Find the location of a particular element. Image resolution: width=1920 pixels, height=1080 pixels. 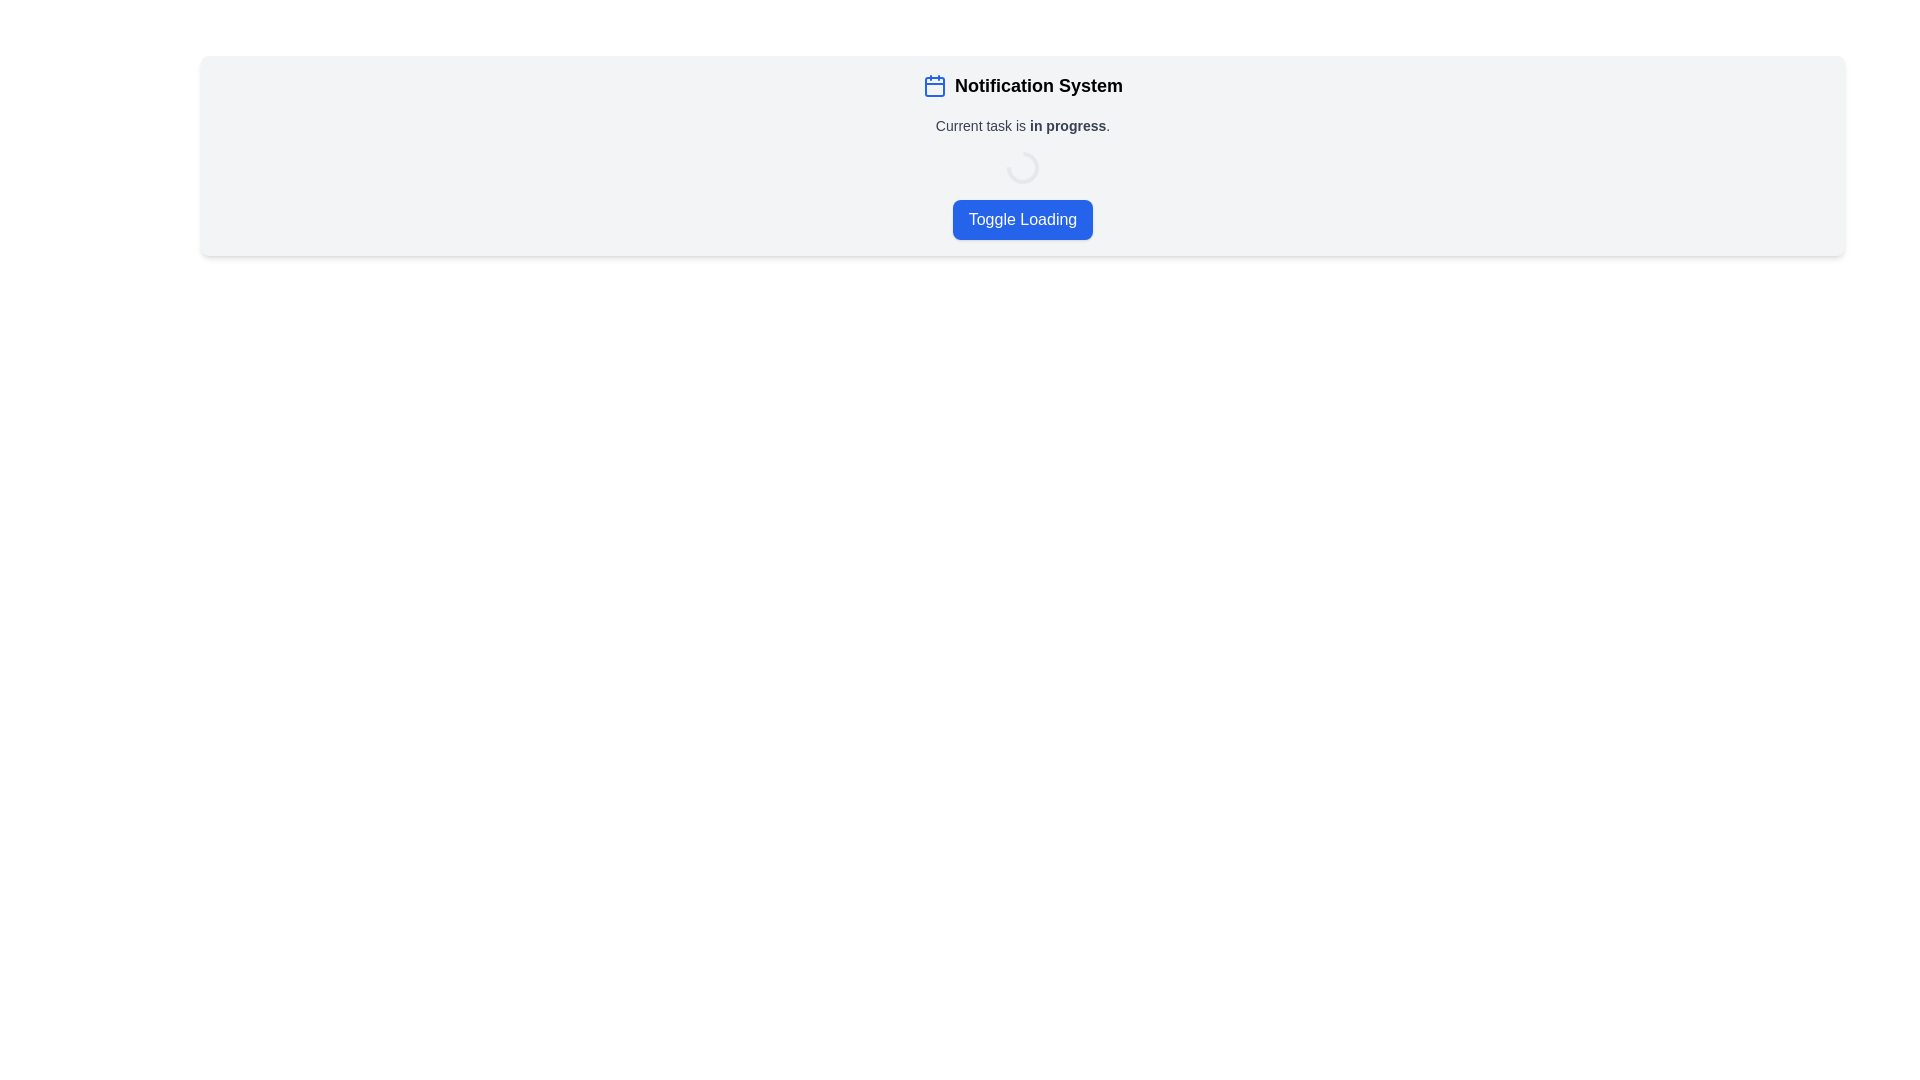

the blue calendar icon positioned to the left of the 'Notification System' text is located at coordinates (934, 84).